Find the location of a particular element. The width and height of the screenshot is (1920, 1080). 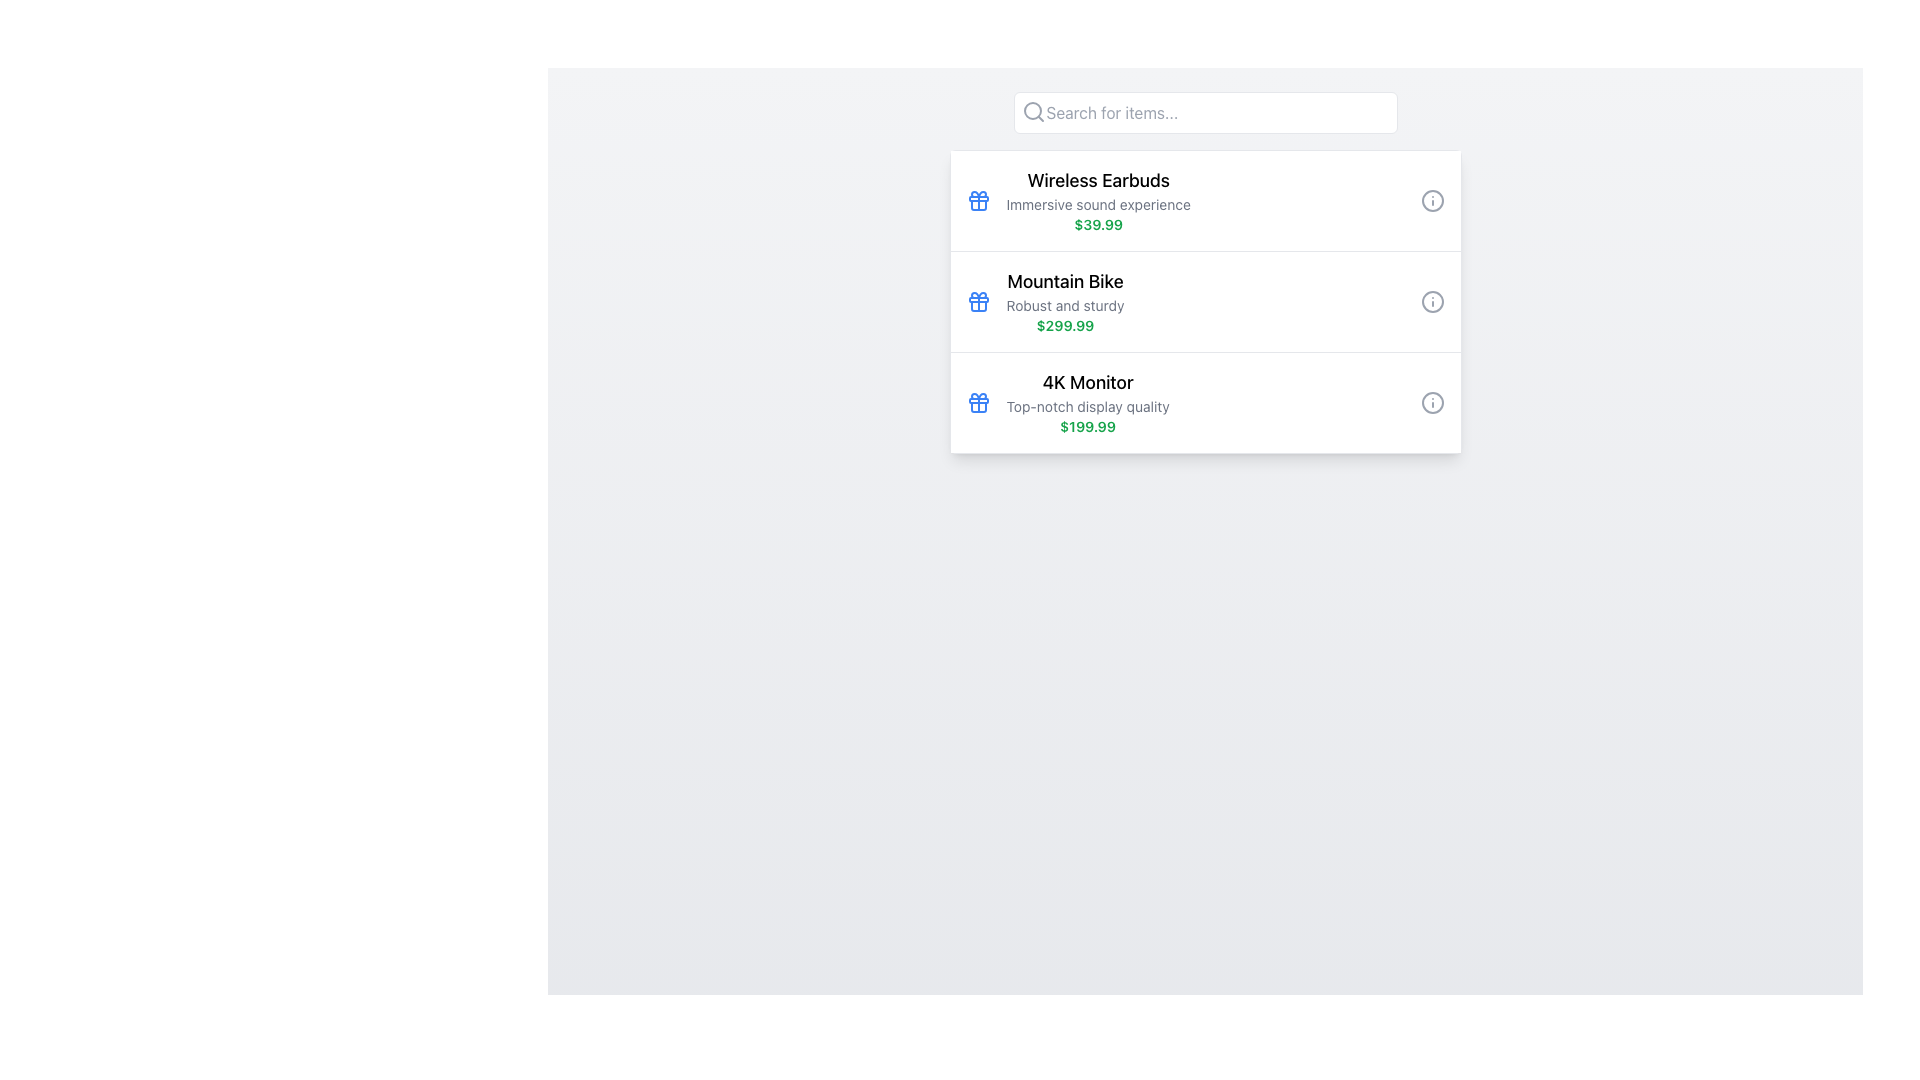

text from the Text Label displaying 'Mountain Bike', which includes the lines 'Robust and sturdy' and the price '$299.99'. This element is the second item in a vertical list of product information cards is located at coordinates (1064, 301).